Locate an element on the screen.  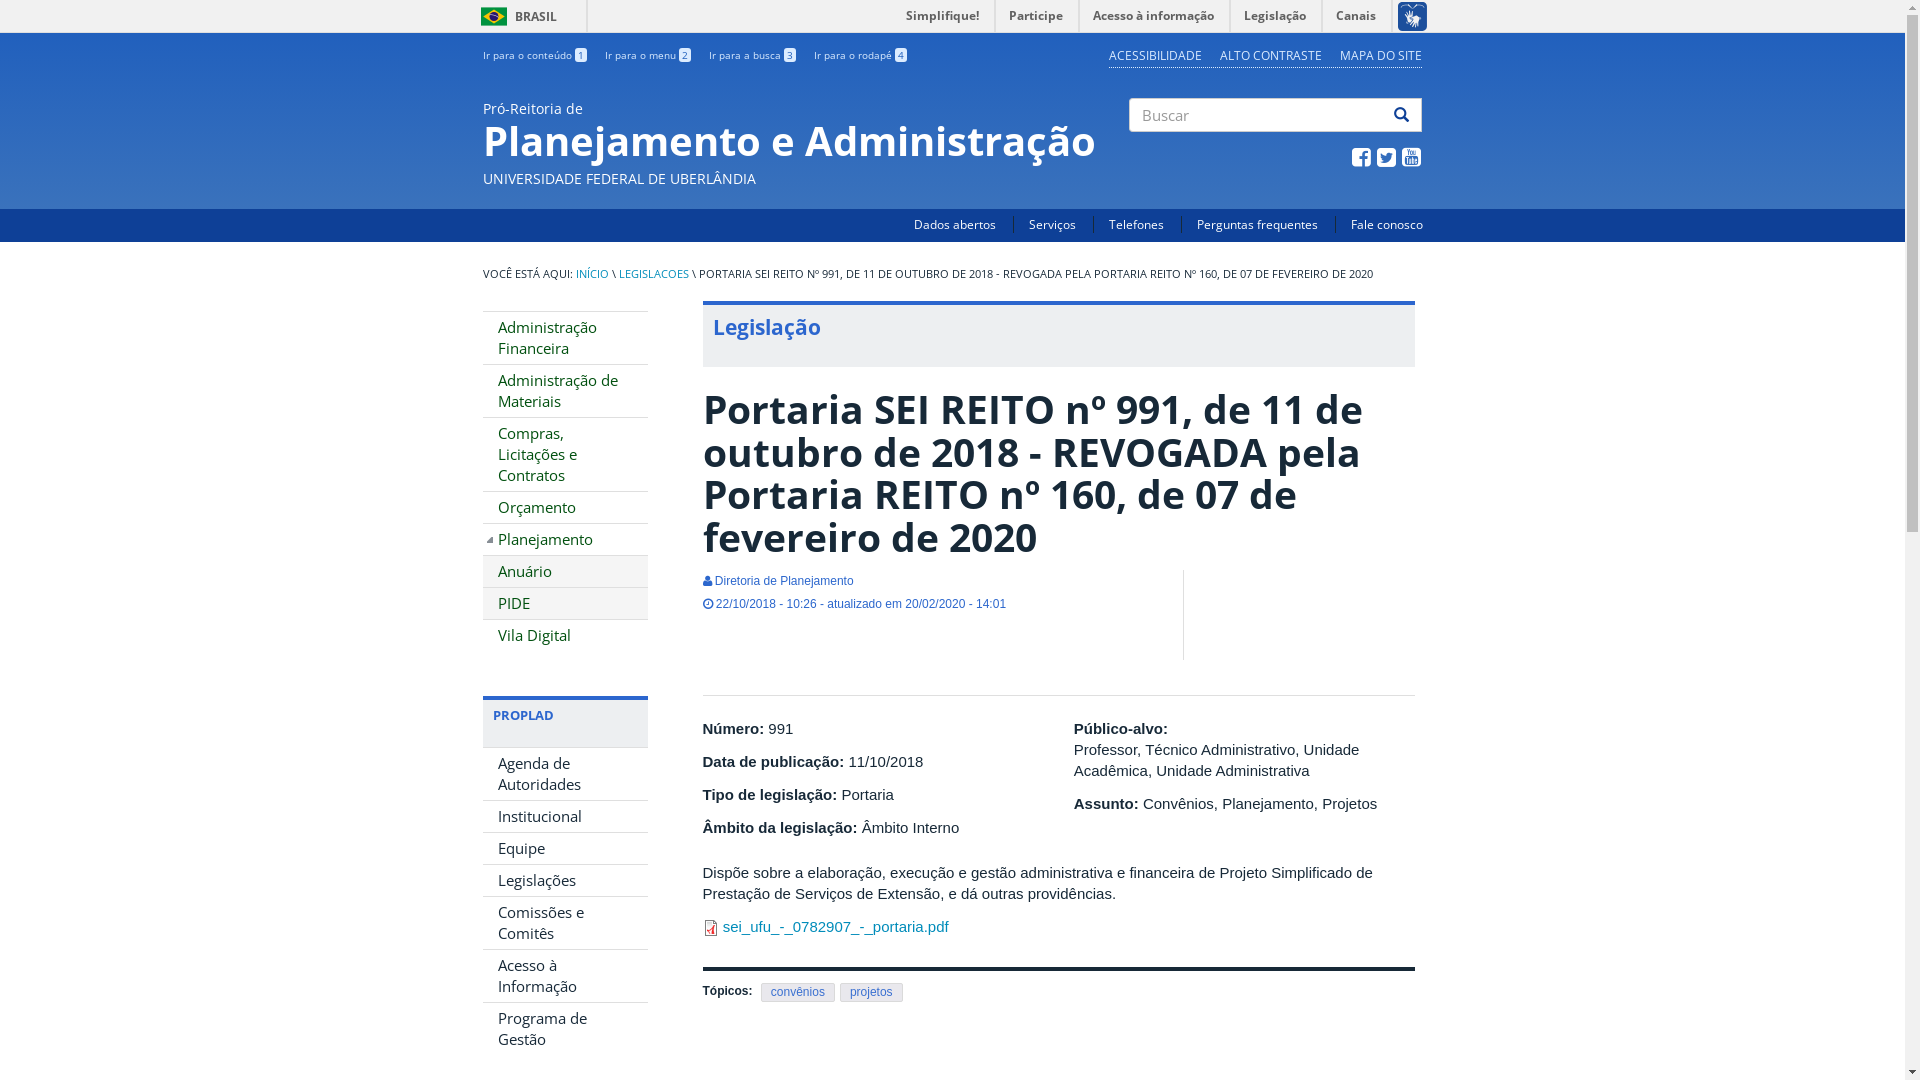
'Ir para a busca 3' is located at coordinates (708, 53).